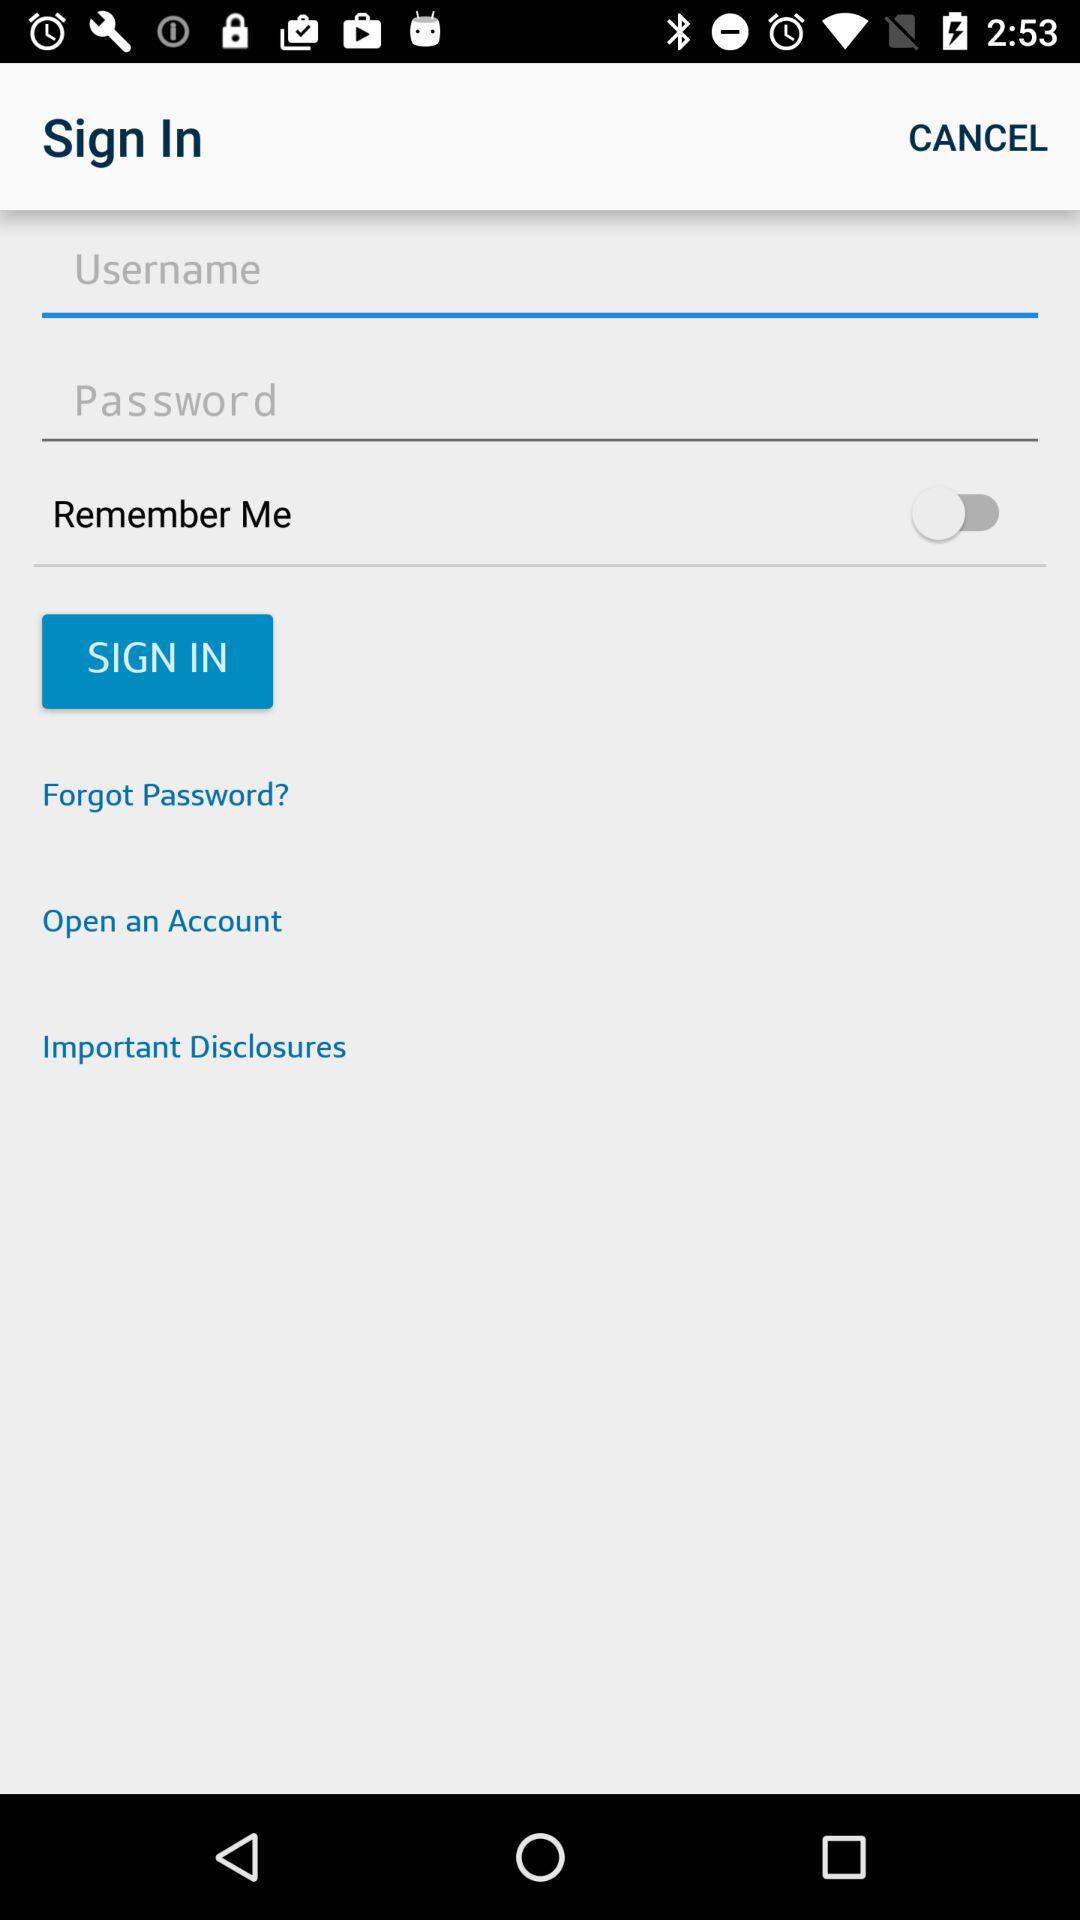  Describe the element at coordinates (977, 135) in the screenshot. I see `app next to sign in icon` at that location.